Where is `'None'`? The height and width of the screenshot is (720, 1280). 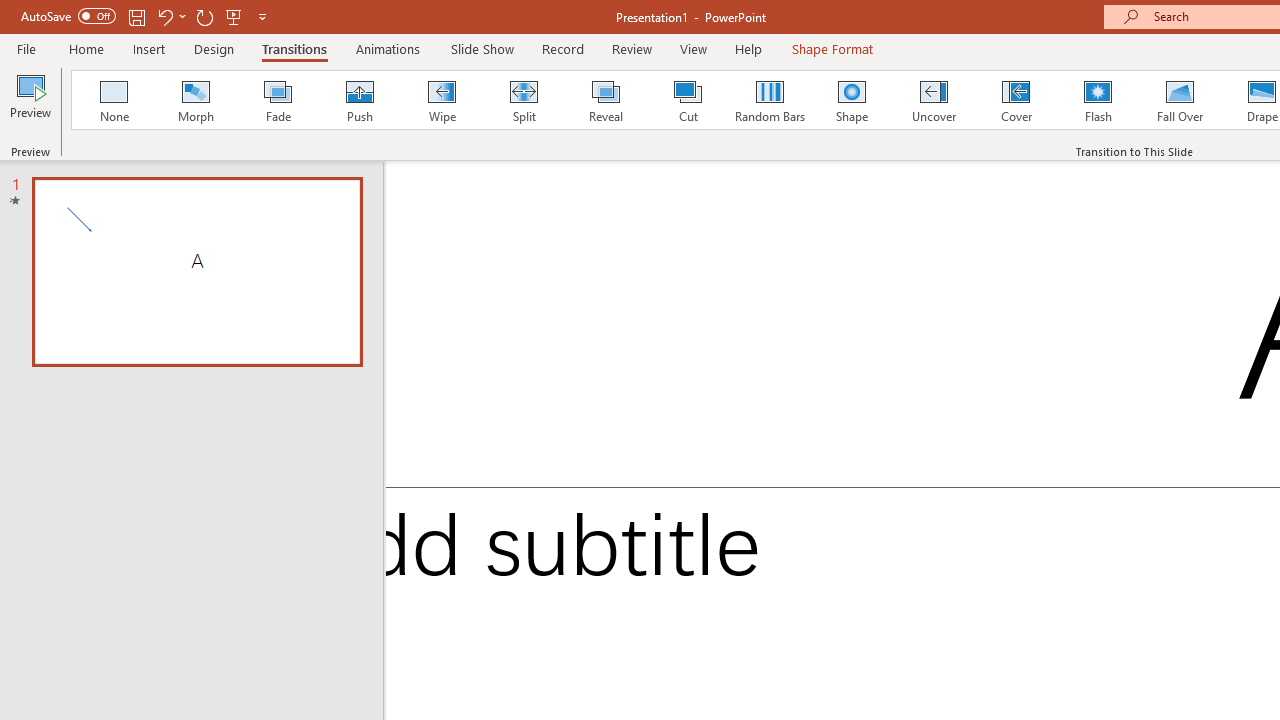 'None' is located at coordinates (112, 100).